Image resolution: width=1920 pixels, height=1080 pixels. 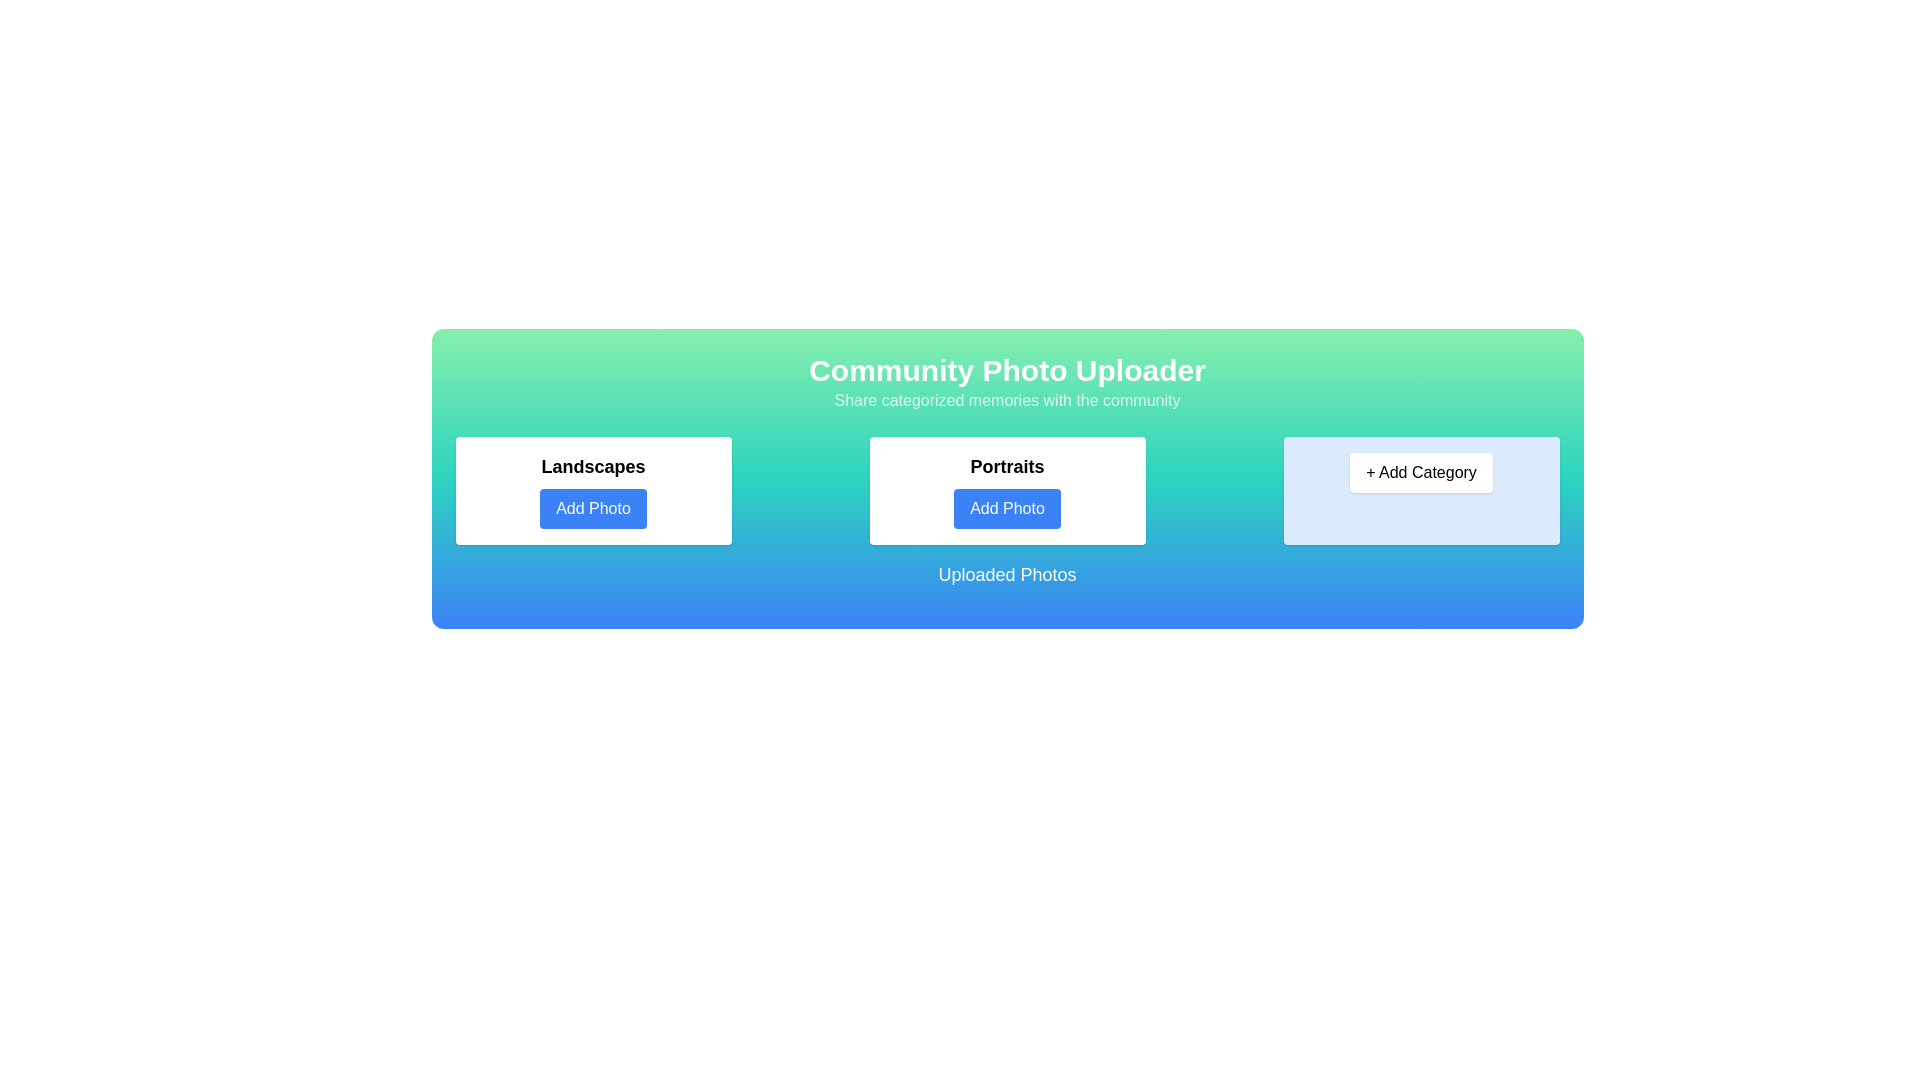 What do you see at coordinates (1007, 401) in the screenshot?
I see `the text label displaying 'Share categorized memories with the community', which is located beneath the title 'Community Photo Uploader' on a greenish gradient background` at bounding box center [1007, 401].